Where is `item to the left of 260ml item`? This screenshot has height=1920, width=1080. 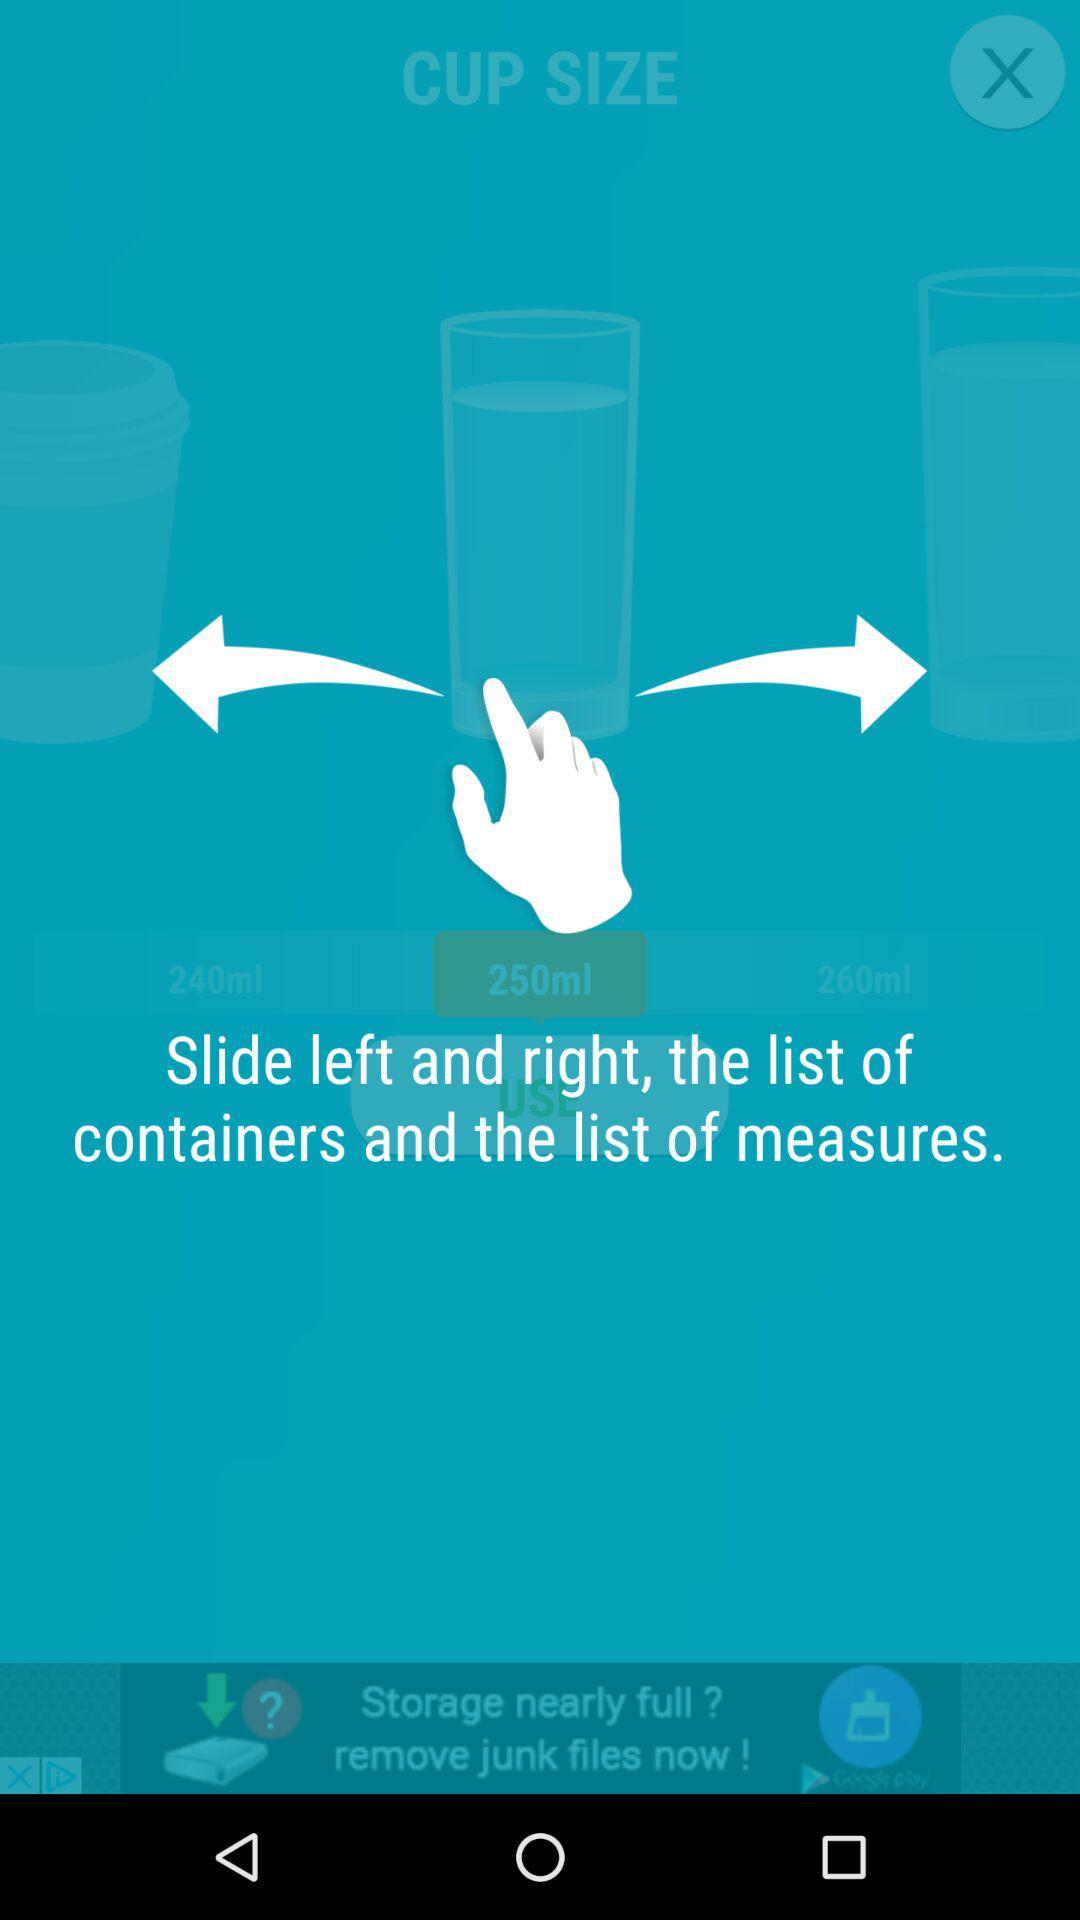 item to the left of 260ml item is located at coordinates (538, 1095).